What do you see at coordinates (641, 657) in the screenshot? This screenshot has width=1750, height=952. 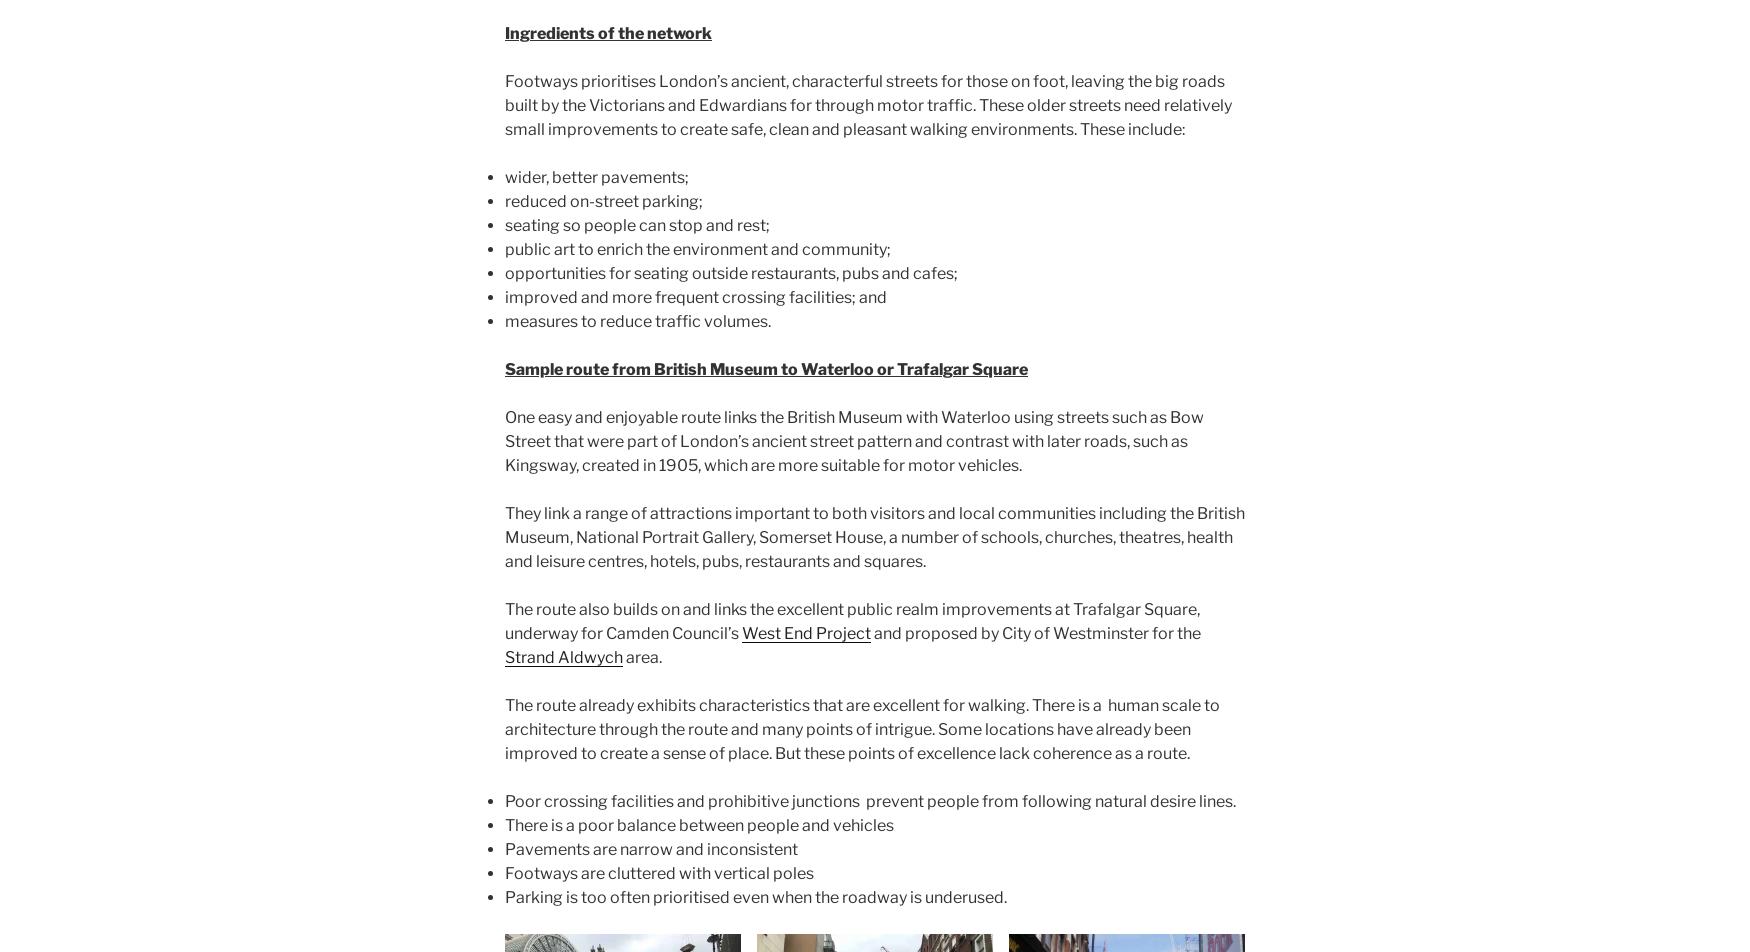 I see `'area.'` at bounding box center [641, 657].